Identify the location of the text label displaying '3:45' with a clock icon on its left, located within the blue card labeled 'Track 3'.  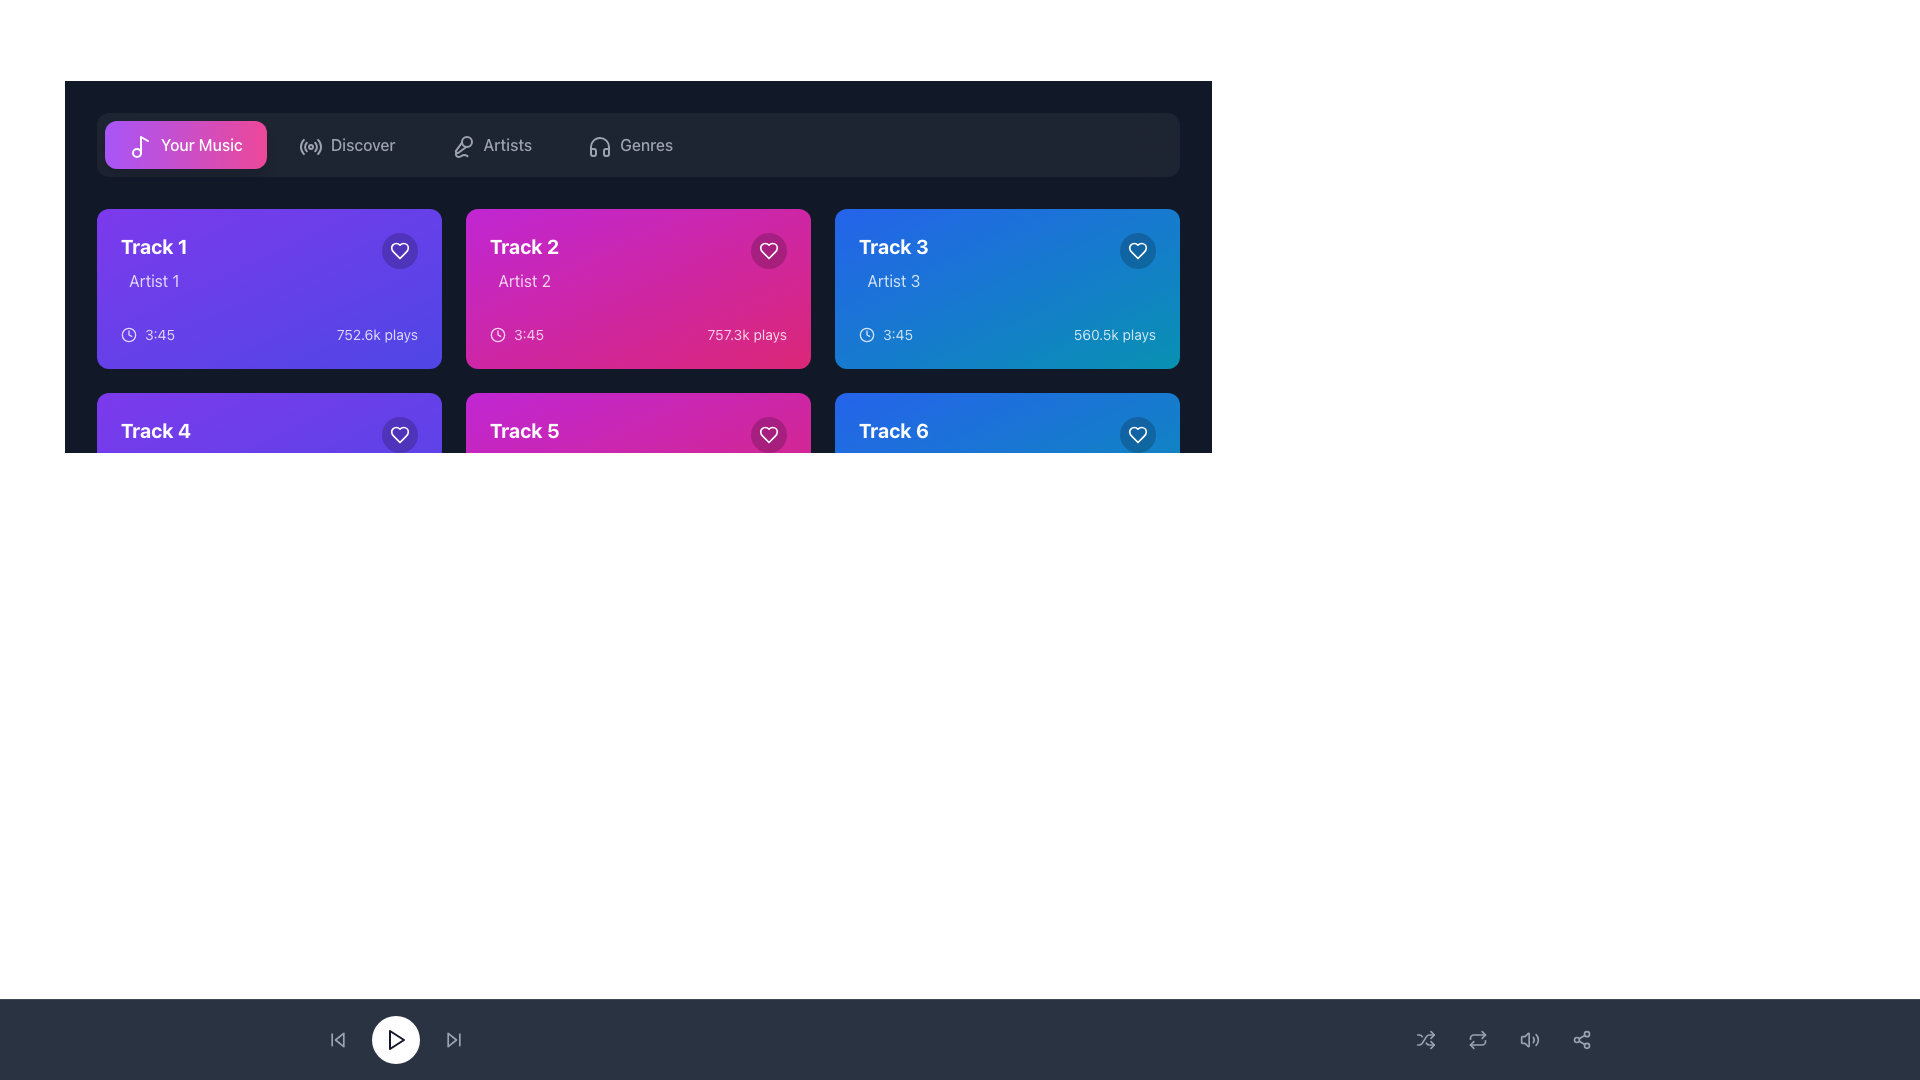
(885, 334).